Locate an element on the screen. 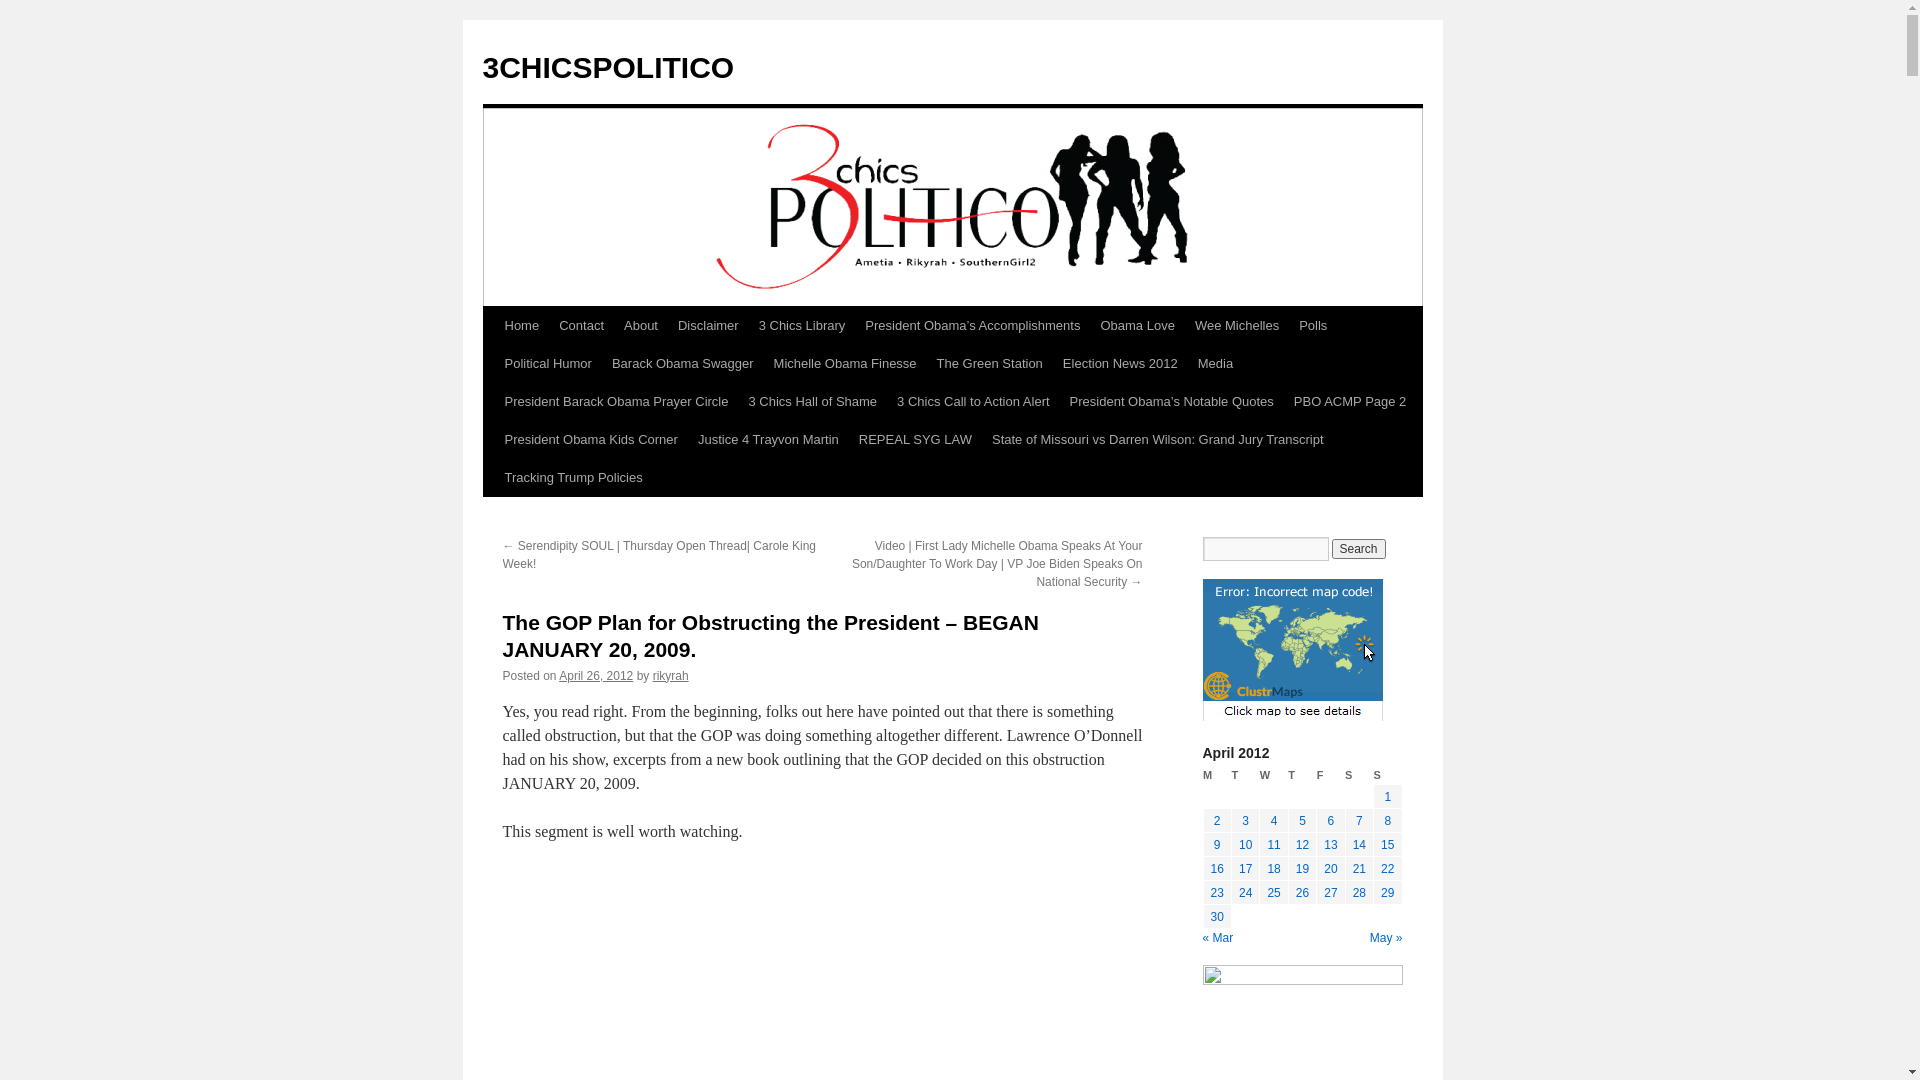 This screenshot has width=1920, height=1080. '18' is located at coordinates (1266, 867).